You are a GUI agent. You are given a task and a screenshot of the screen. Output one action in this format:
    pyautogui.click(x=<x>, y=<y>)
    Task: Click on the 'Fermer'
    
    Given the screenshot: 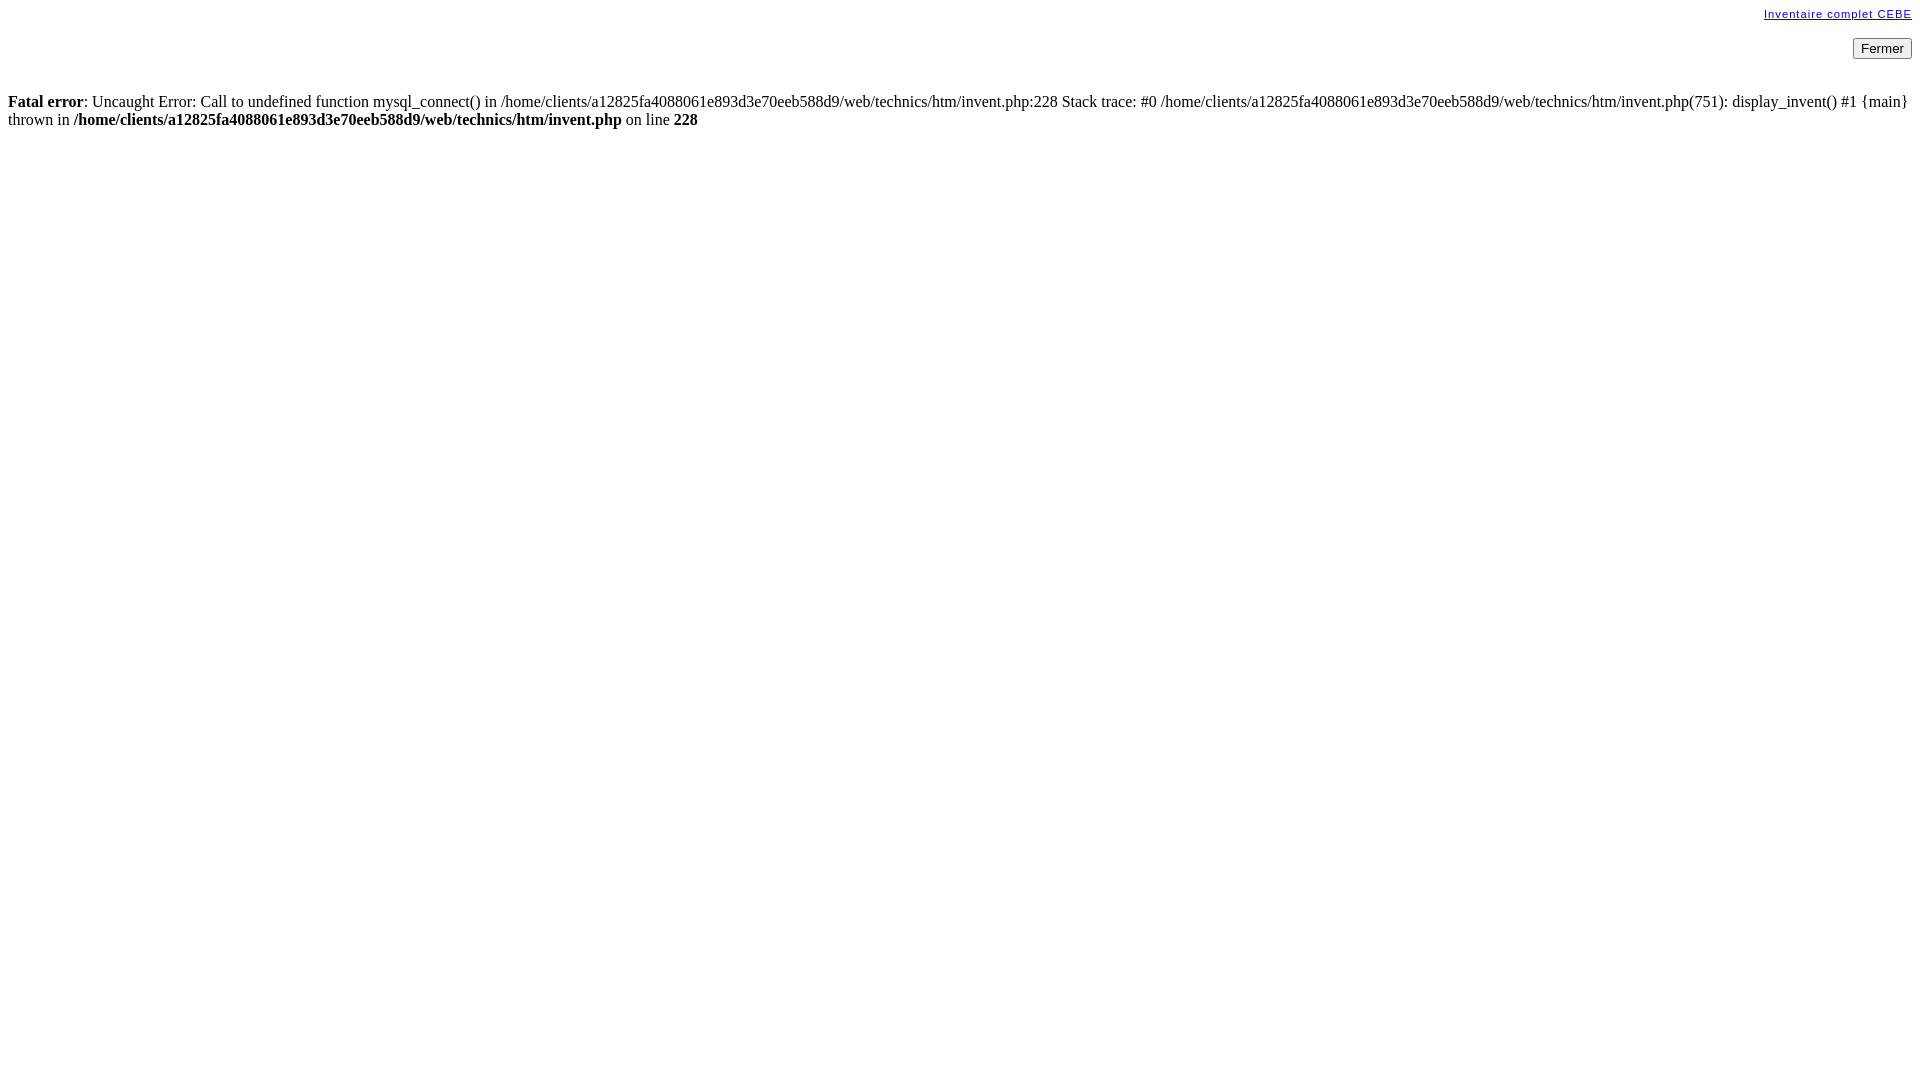 What is the action you would take?
    pyautogui.click(x=1851, y=47)
    